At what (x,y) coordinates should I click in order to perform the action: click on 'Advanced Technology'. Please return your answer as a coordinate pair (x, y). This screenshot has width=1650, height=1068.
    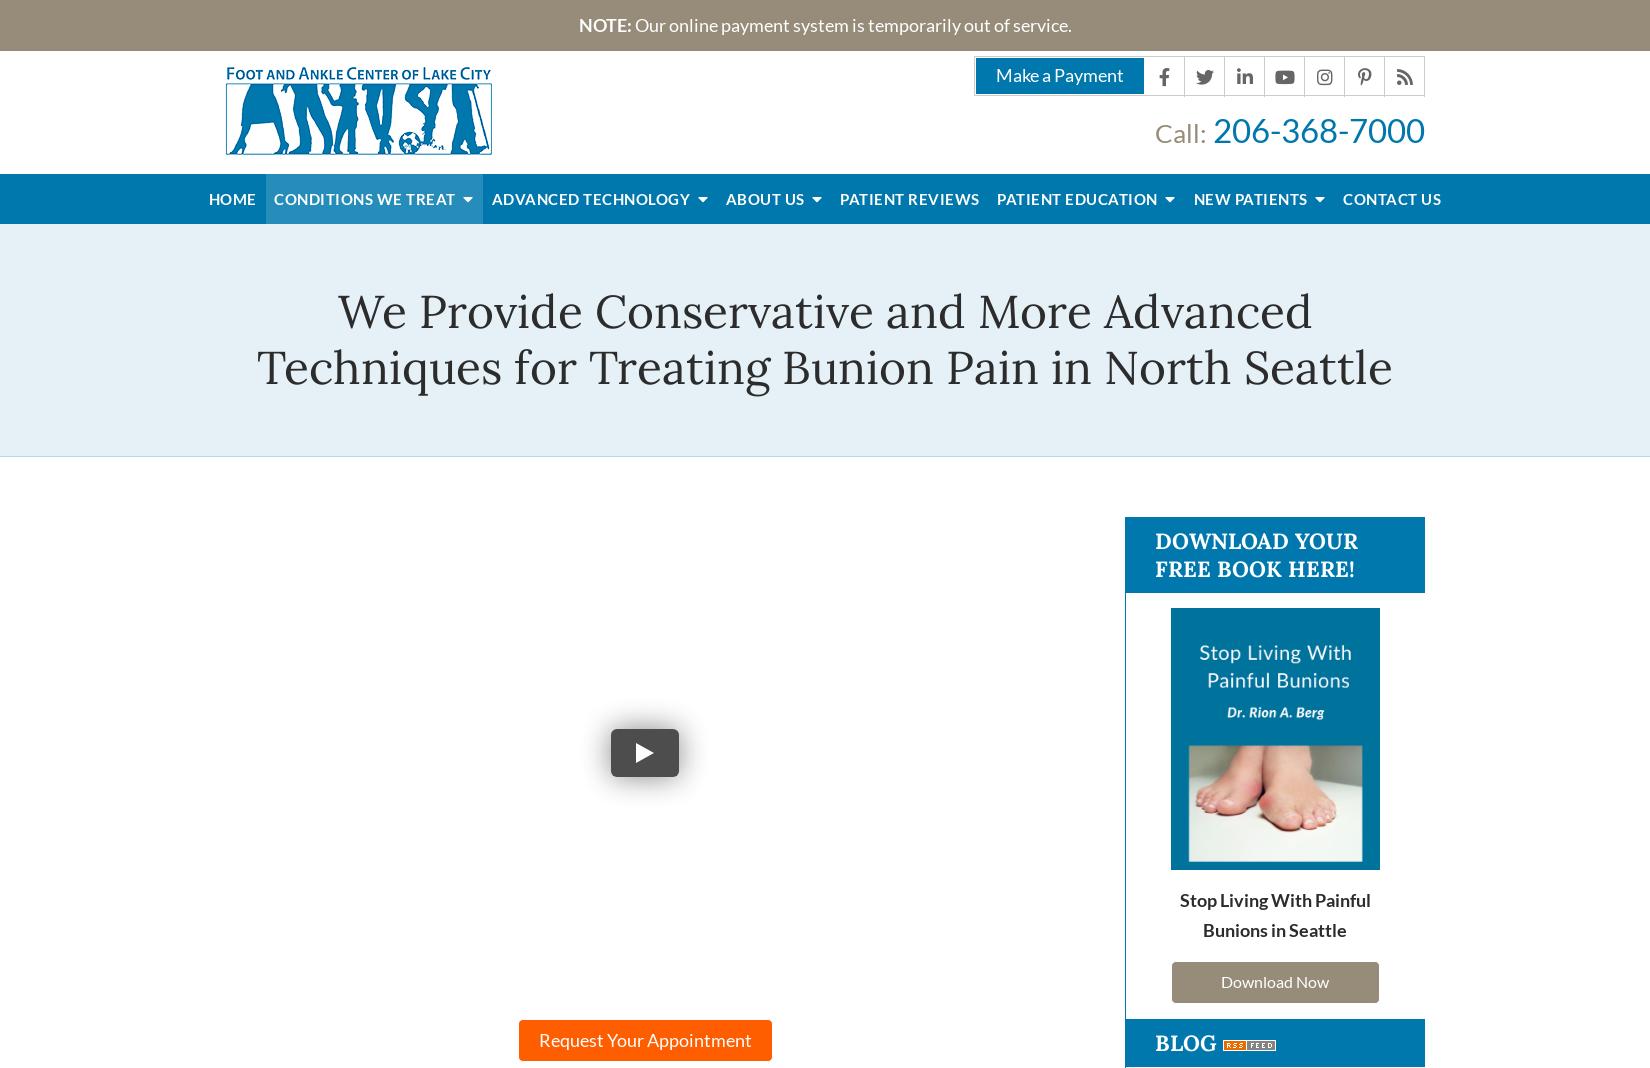
    Looking at the image, I should click on (591, 206).